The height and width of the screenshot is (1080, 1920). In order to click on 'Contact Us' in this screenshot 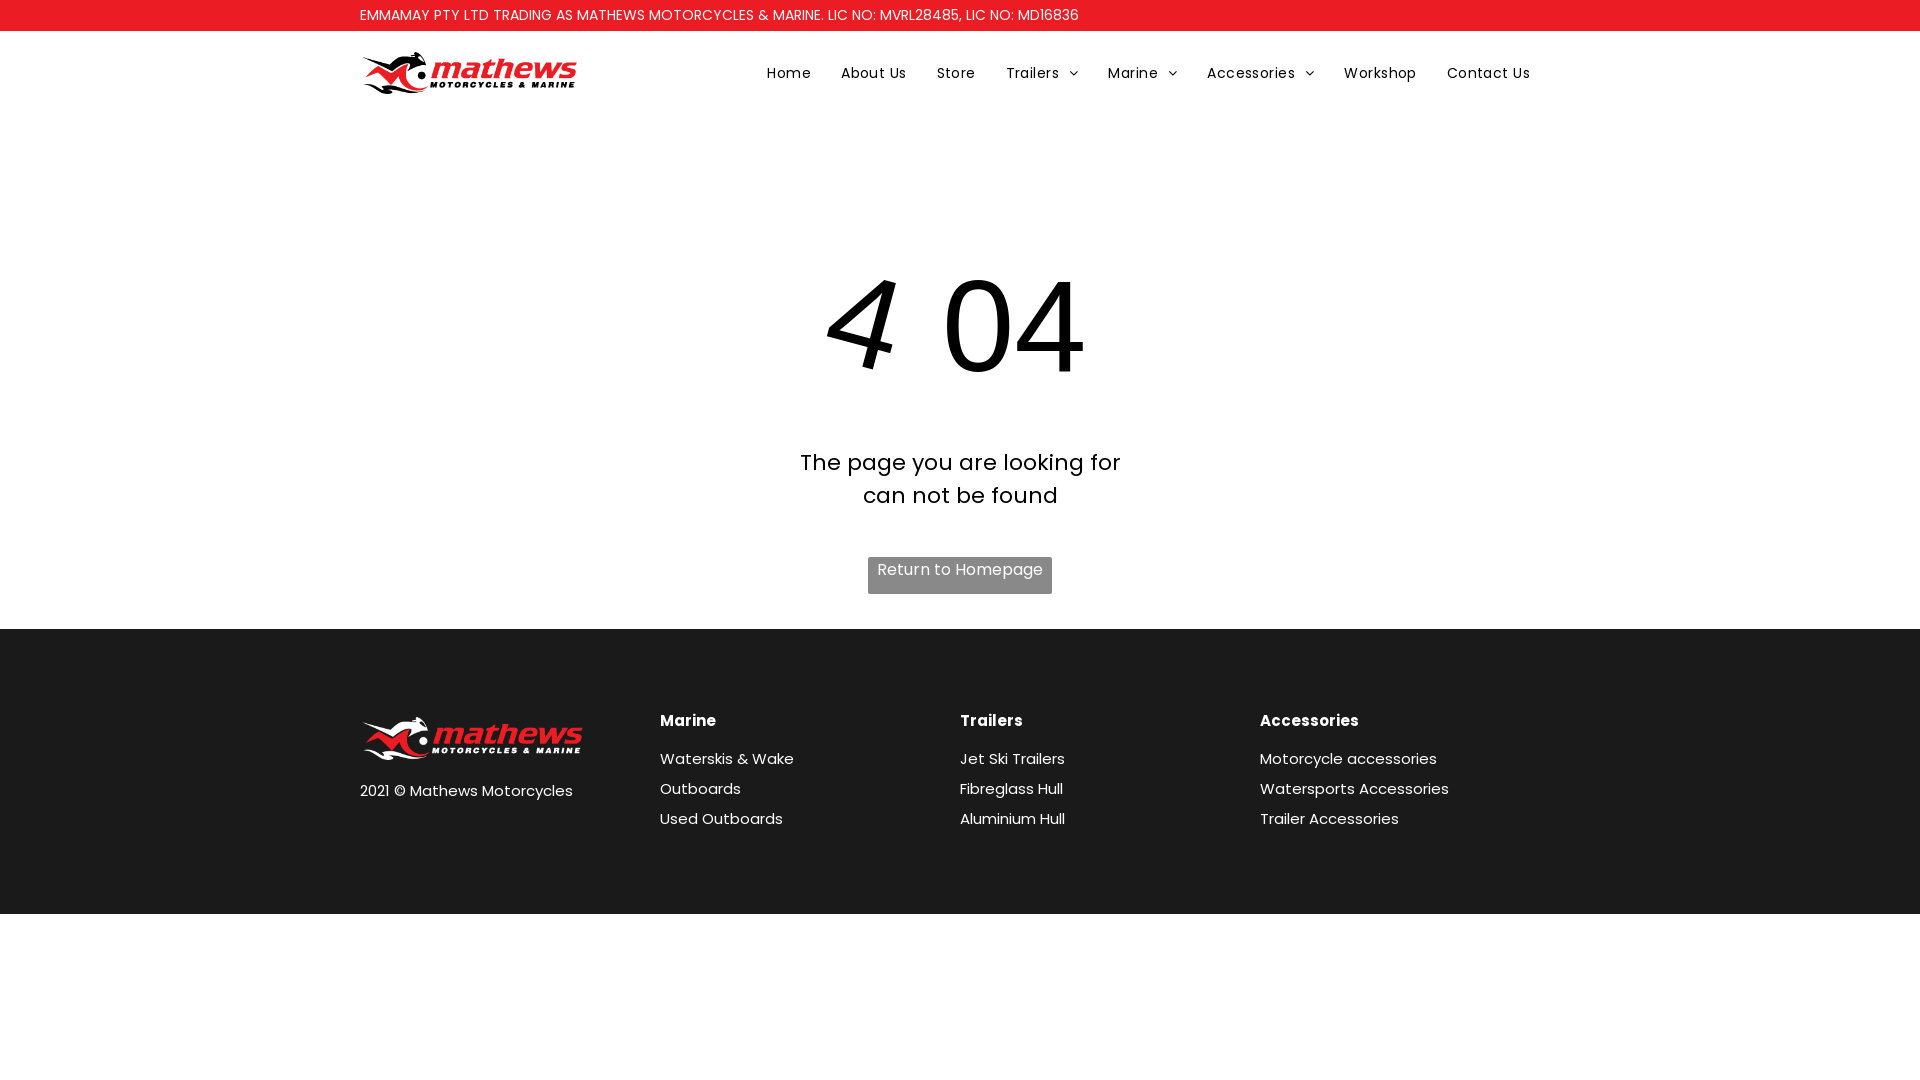, I will do `click(1488, 72)`.